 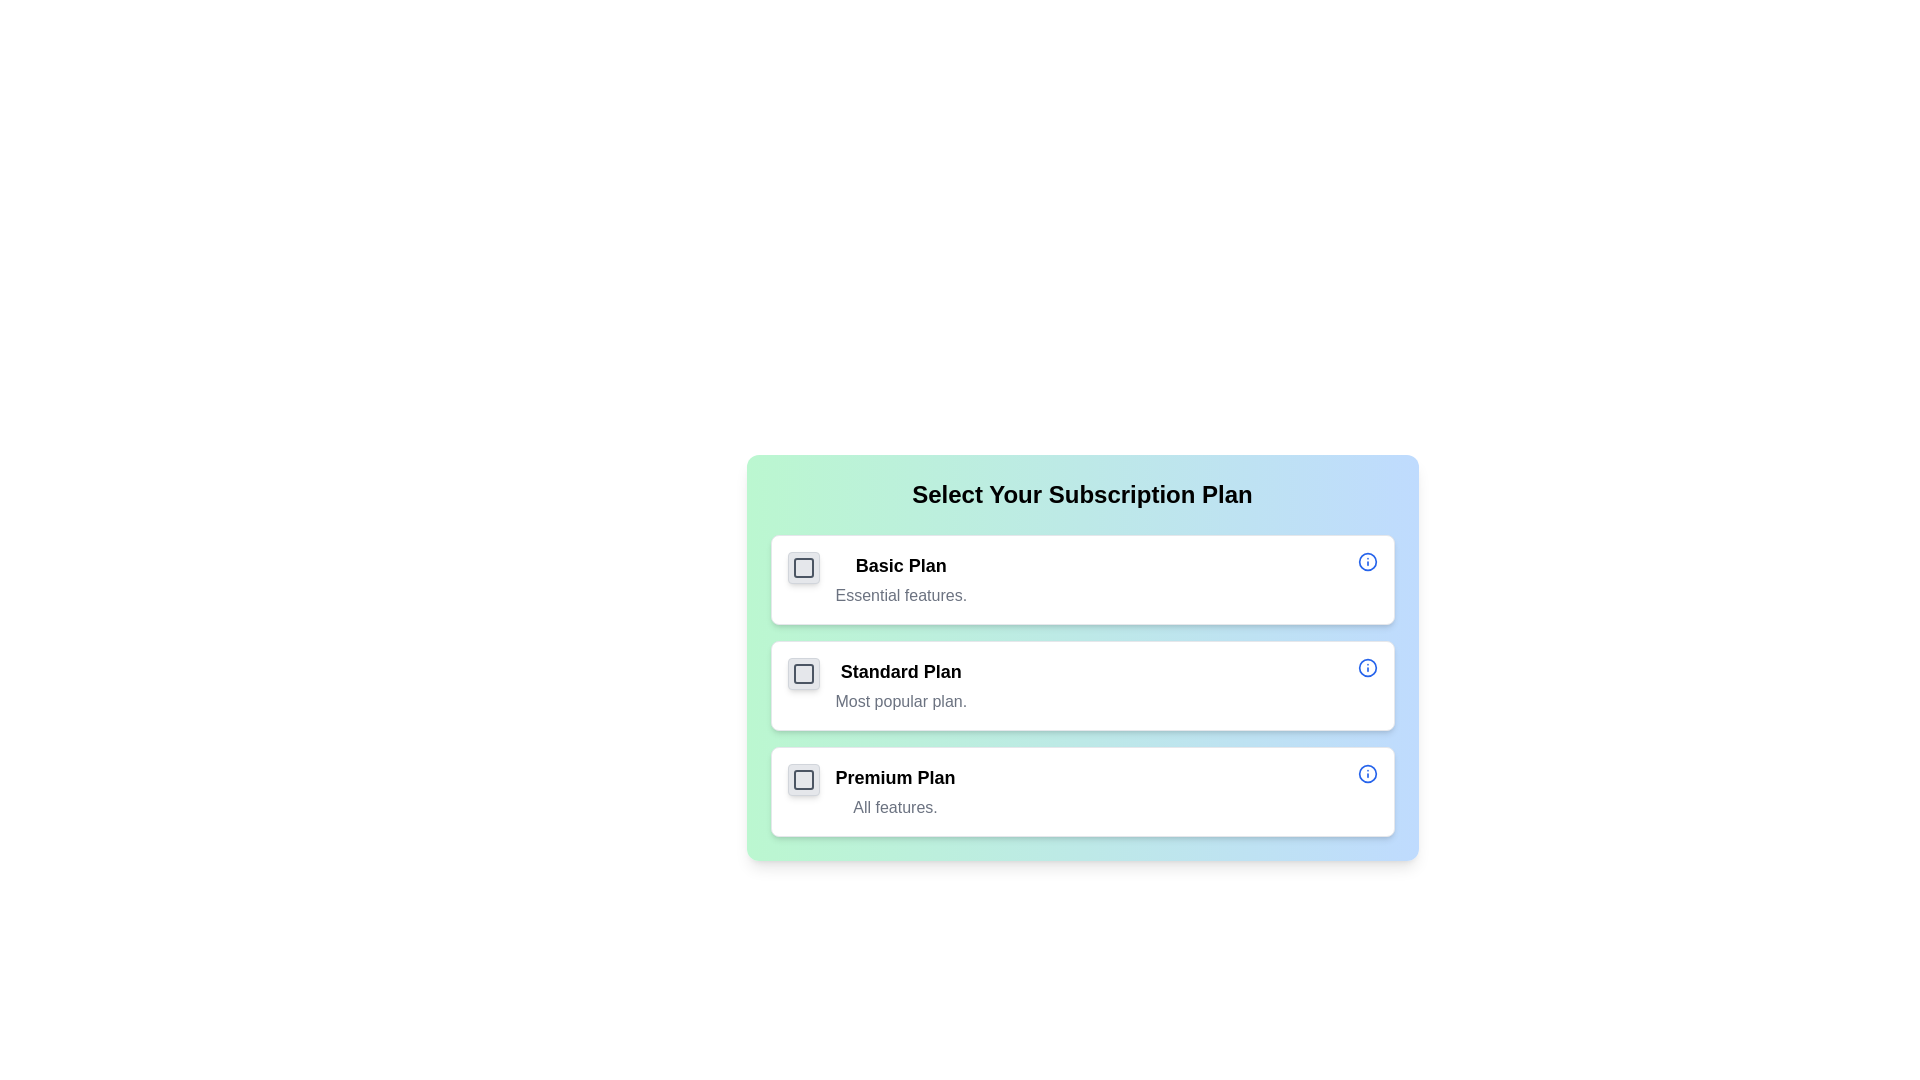 What do you see at coordinates (900, 671) in the screenshot?
I see `the 'Standard Plan' subscription title text label, which is located centrally at the top-left of the subscription card, indicating the name of the plan` at bounding box center [900, 671].